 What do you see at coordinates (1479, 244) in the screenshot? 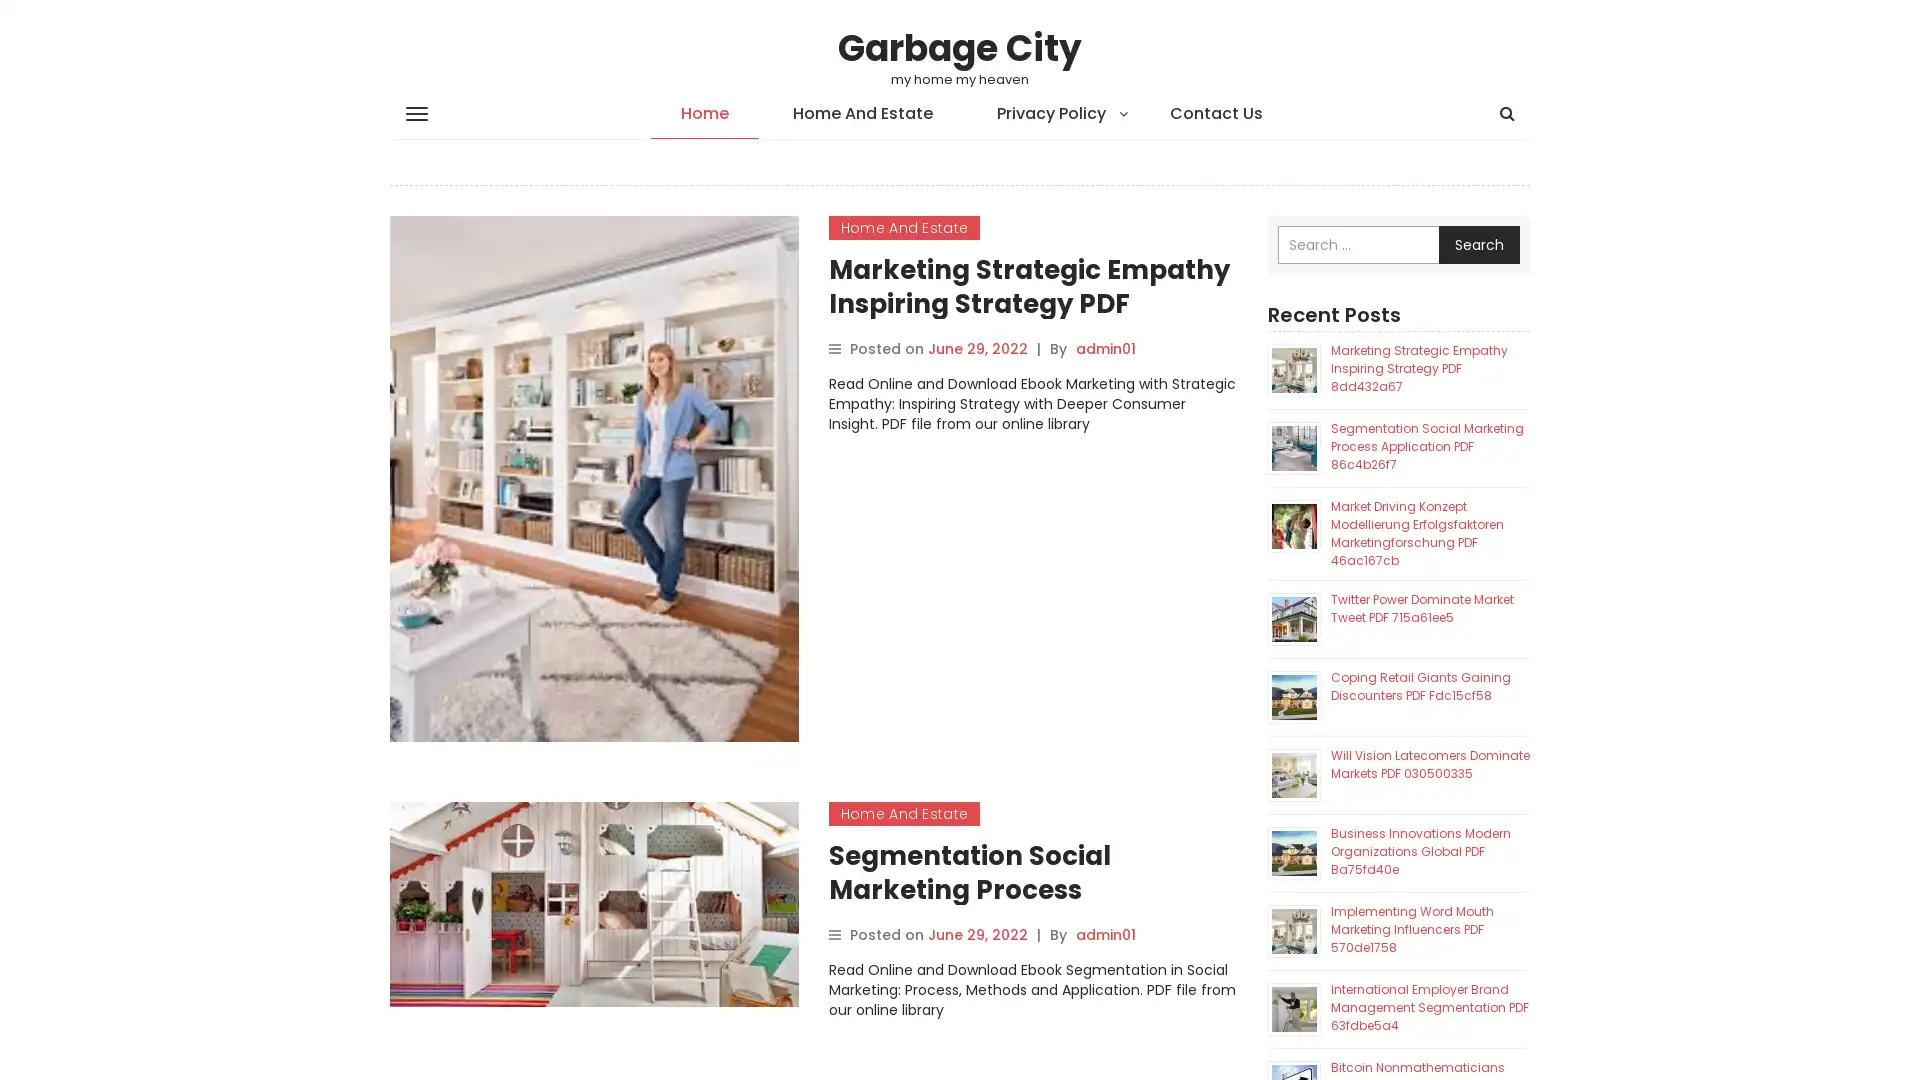
I see `Search` at bounding box center [1479, 244].